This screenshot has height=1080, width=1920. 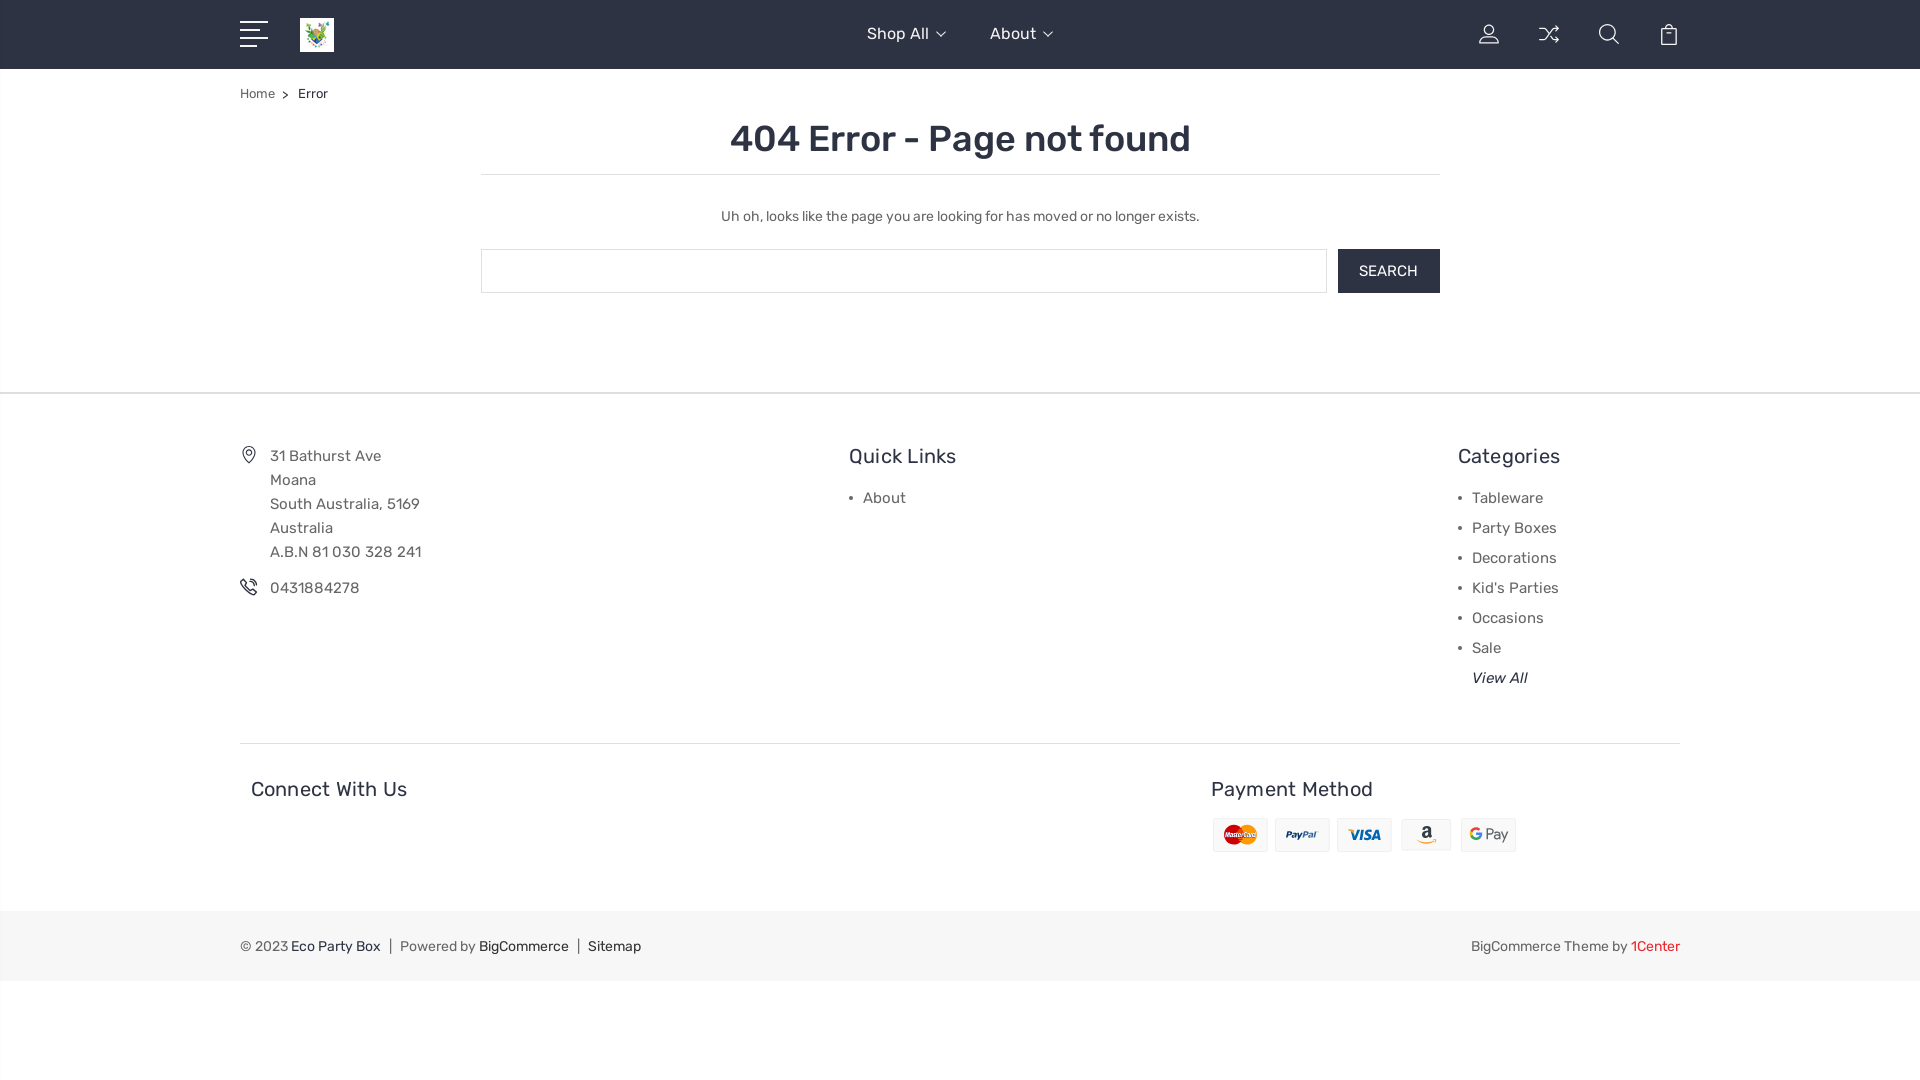 I want to click on 'Home', so click(x=256, y=93).